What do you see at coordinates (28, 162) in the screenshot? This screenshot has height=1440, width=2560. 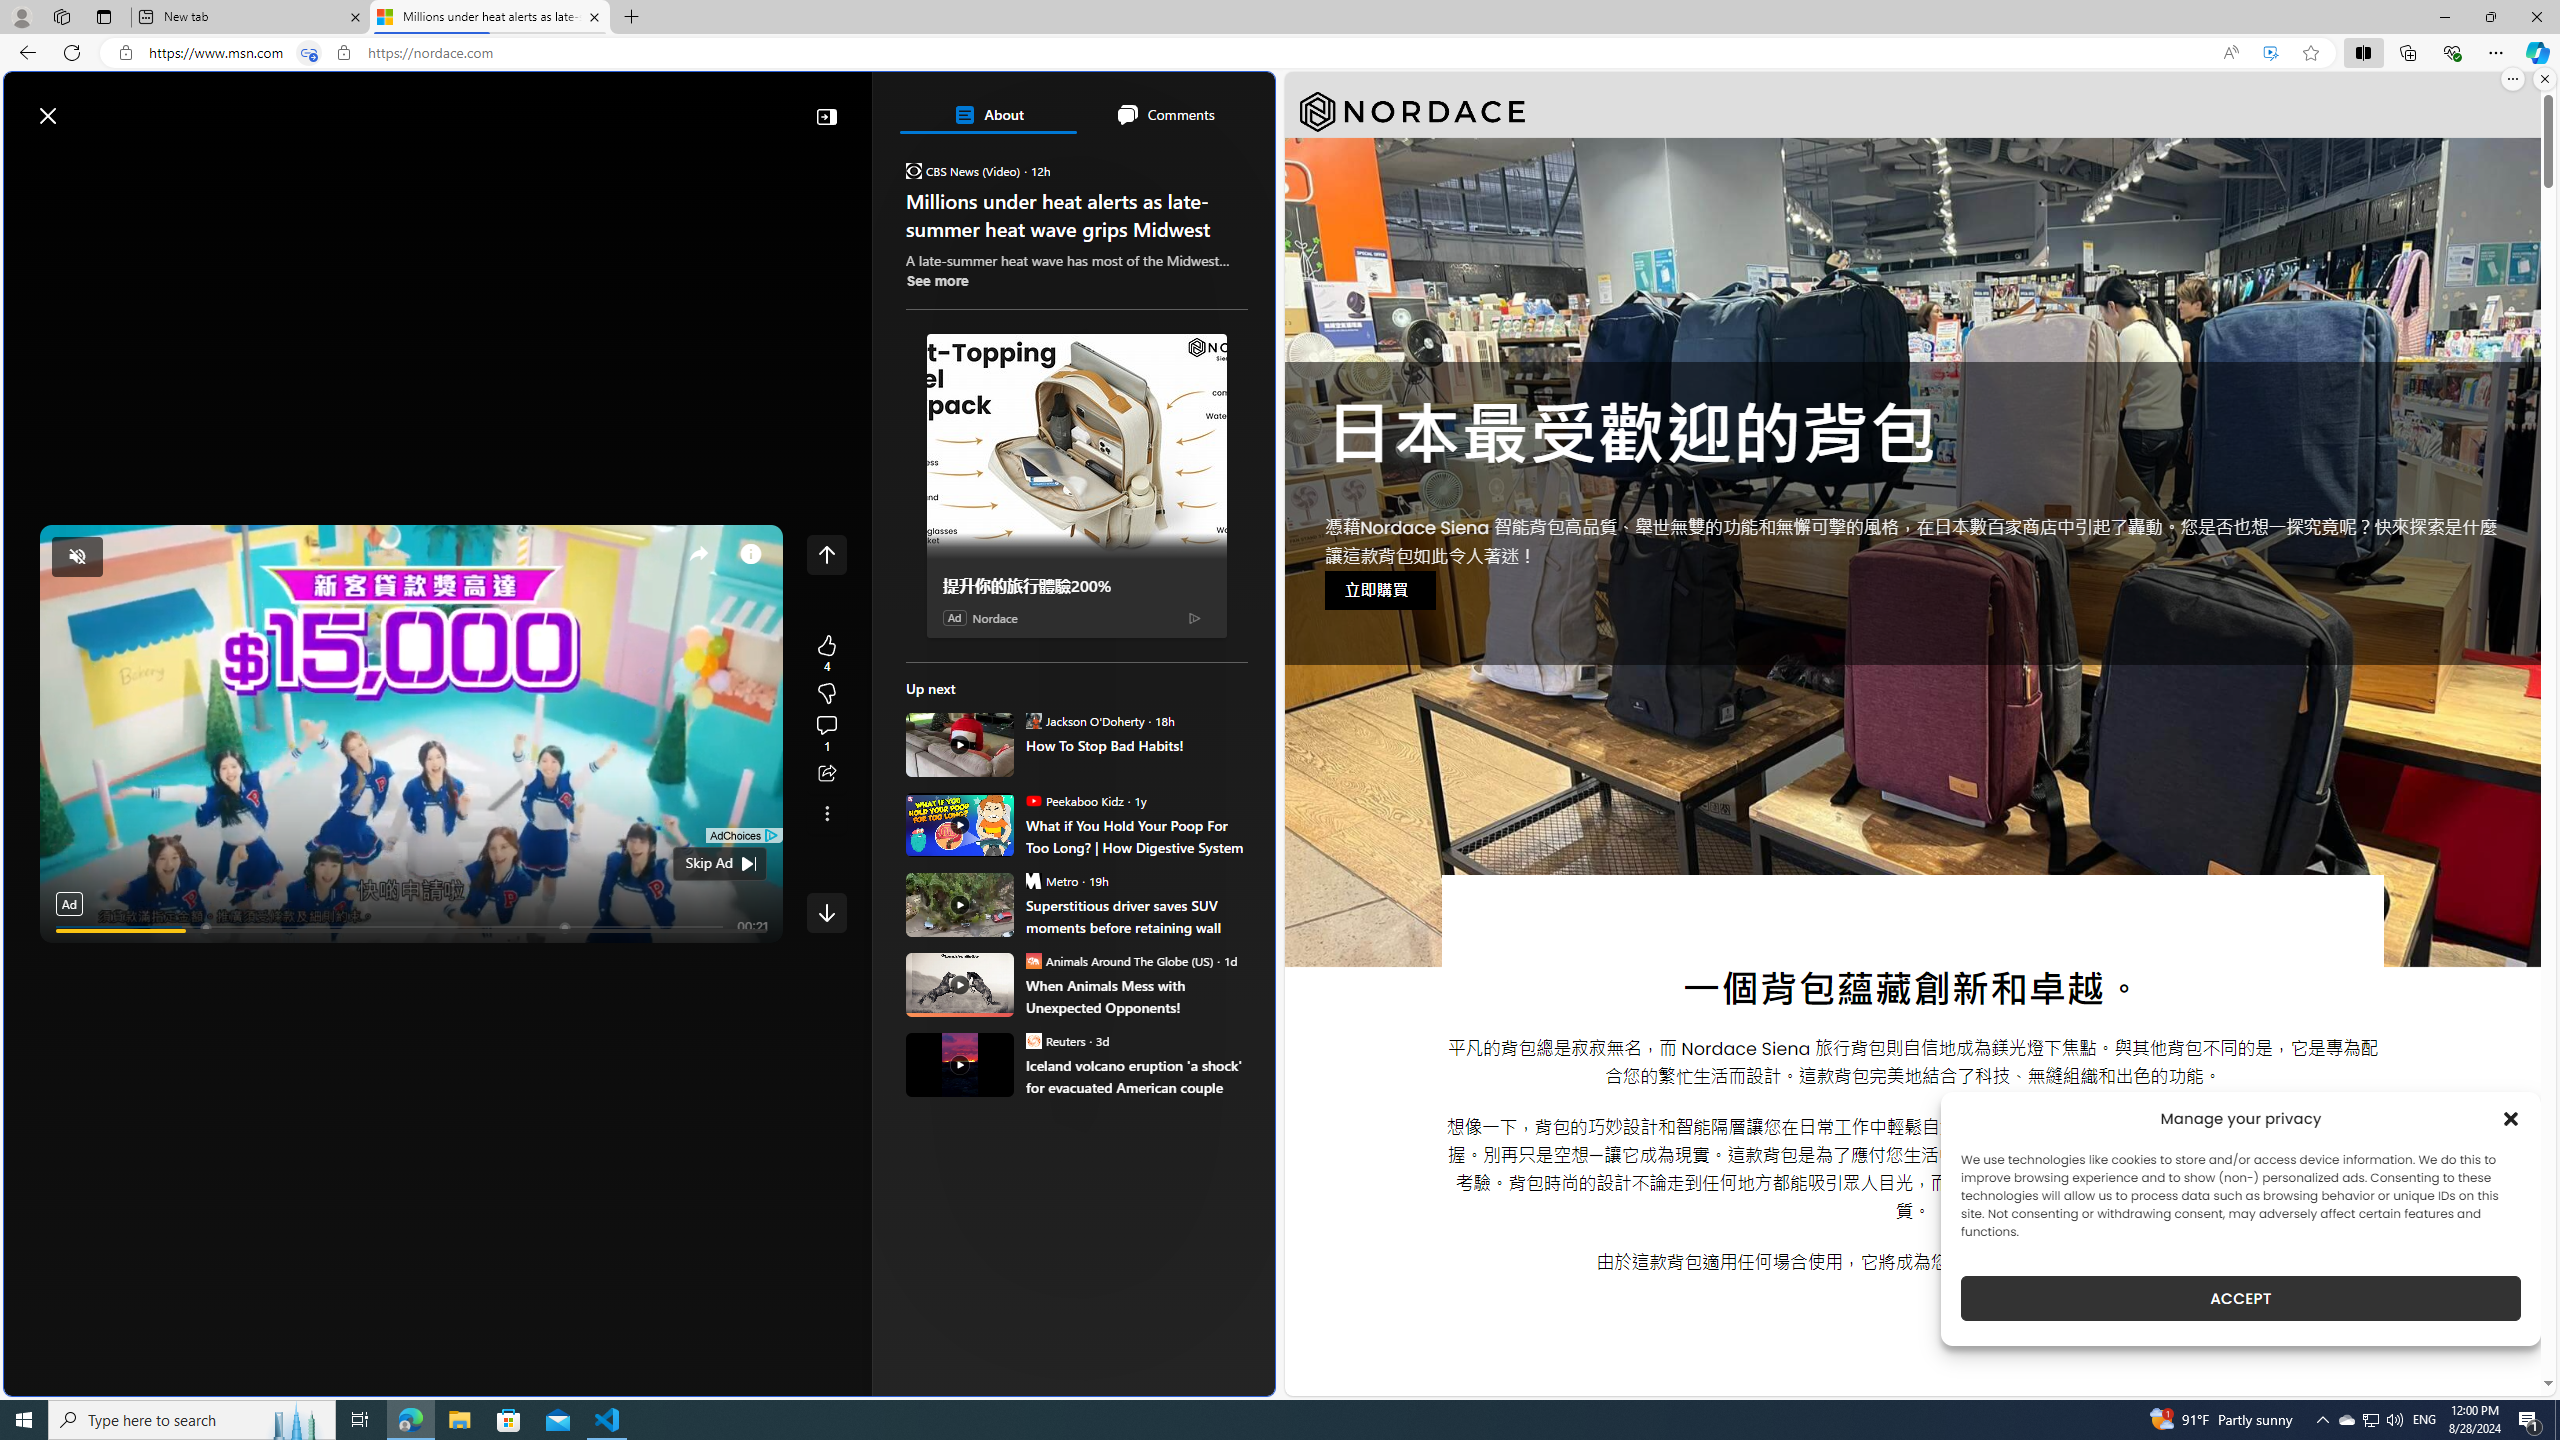 I see `'Class: button-glyph'` at bounding box center [28, 162].